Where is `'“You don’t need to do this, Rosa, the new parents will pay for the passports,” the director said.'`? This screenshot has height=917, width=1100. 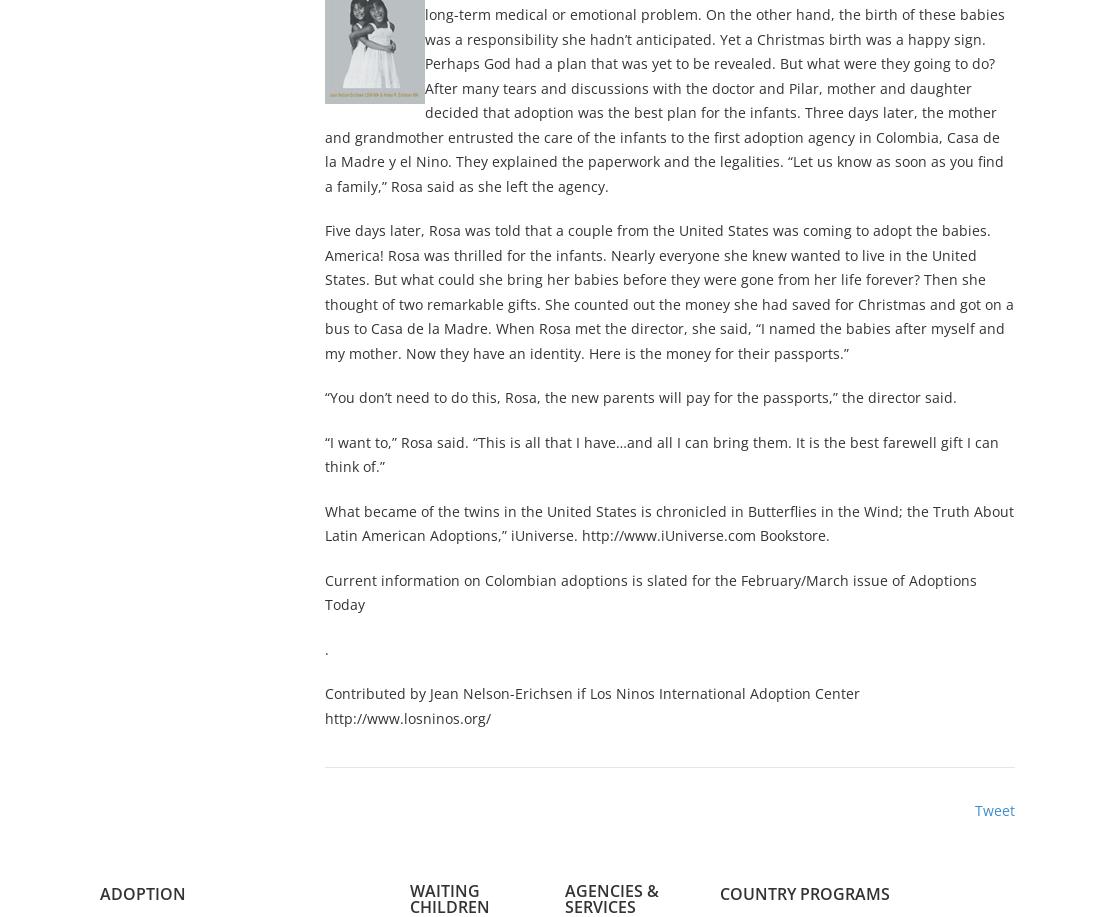
'“You don’t need to do this, Rosa, the new parents will pay for the passports,” the director said.' is located at coordinates (640, 397).